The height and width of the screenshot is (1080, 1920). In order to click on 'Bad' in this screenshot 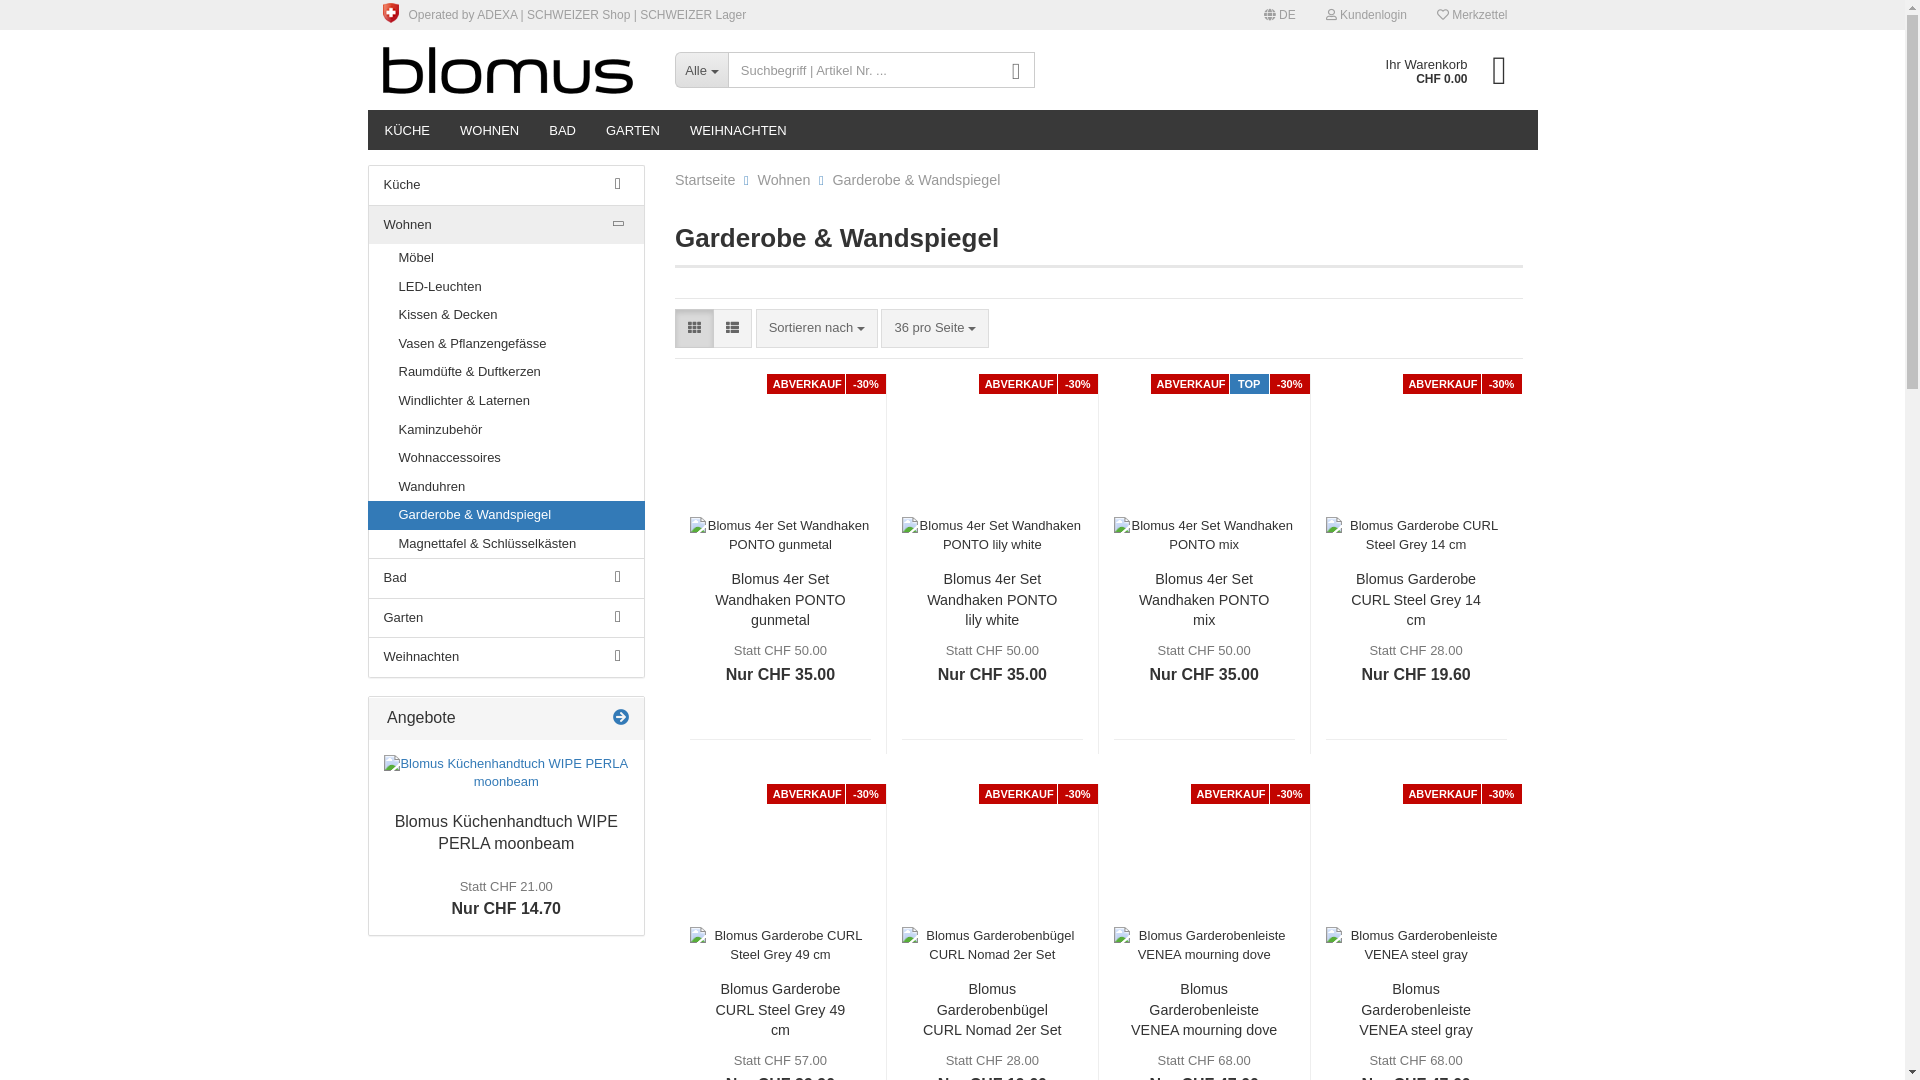, I will do `click(505, 578)`.